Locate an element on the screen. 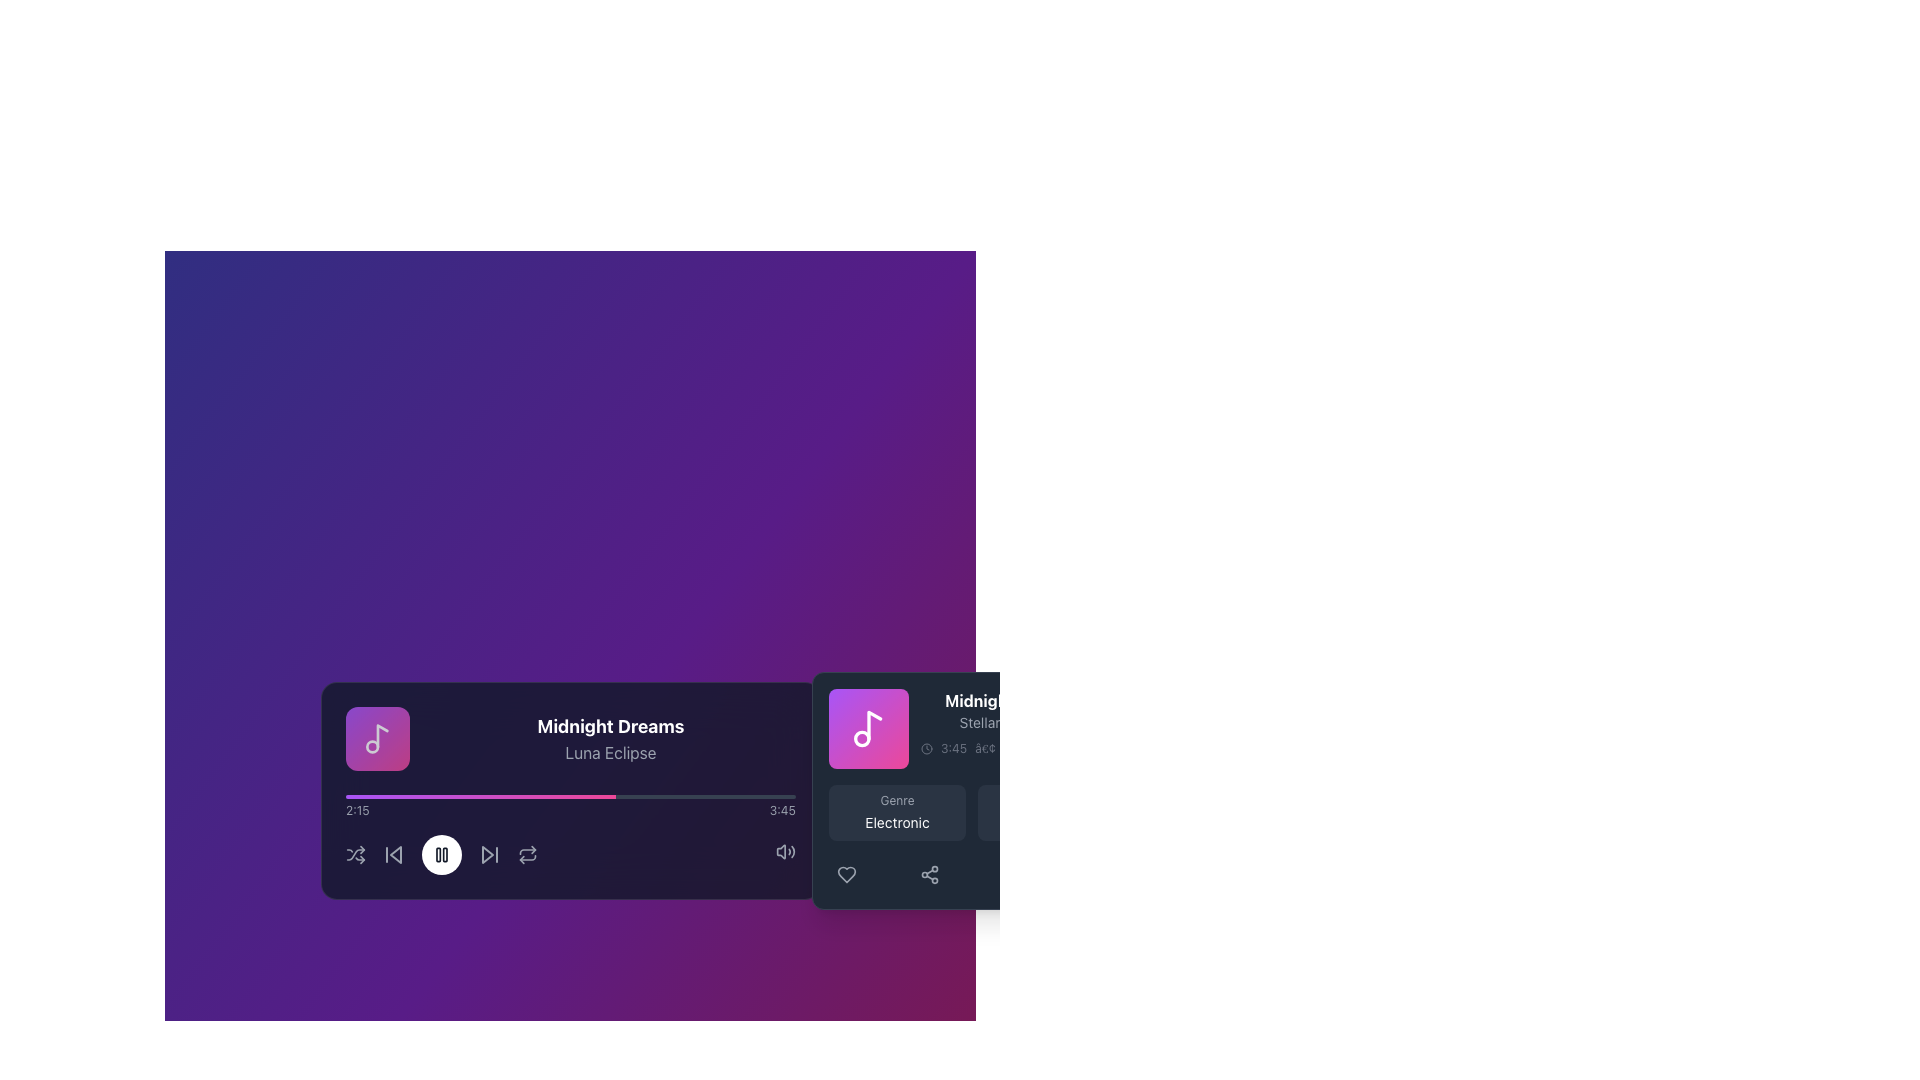  the Information panel with a gray background and rounded corners that contains the text 'Genre' and 'Electronic' is located at coordinates (896, 813).